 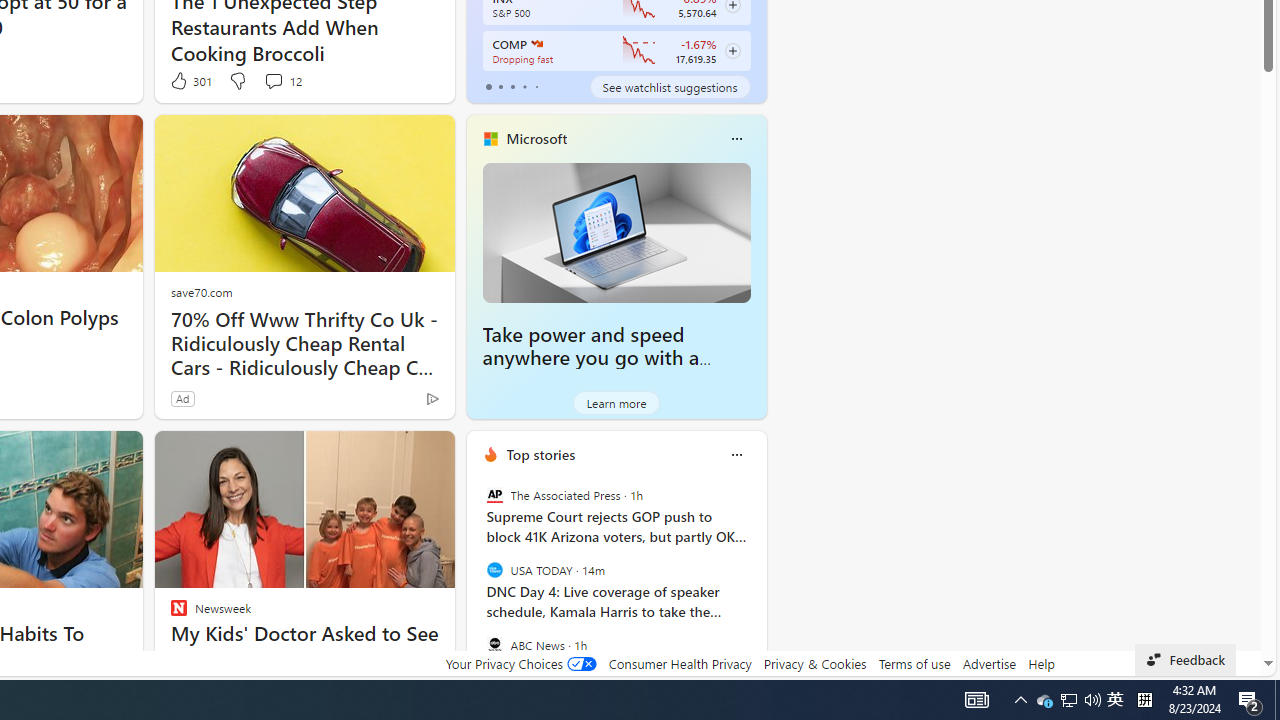 I want to click on 'tab-3', so click(x=524, y=86).